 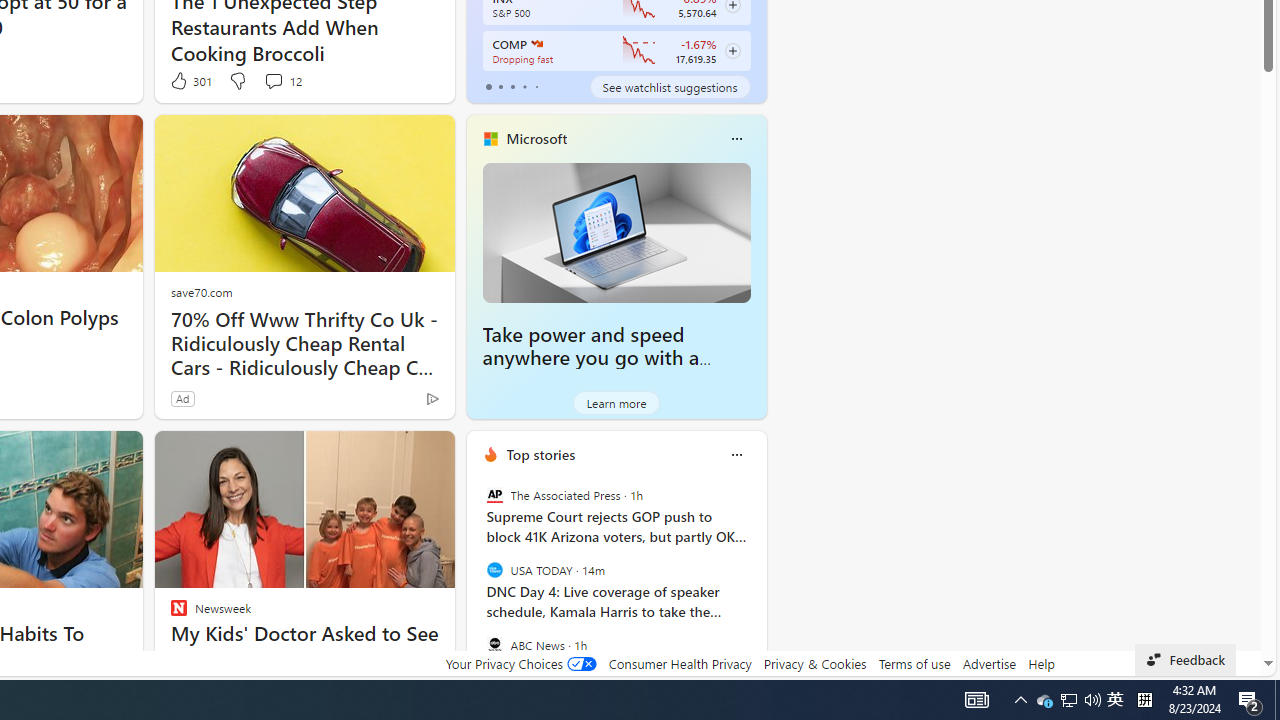 I want to click on 'tab-3', so click(x=524, y=86).